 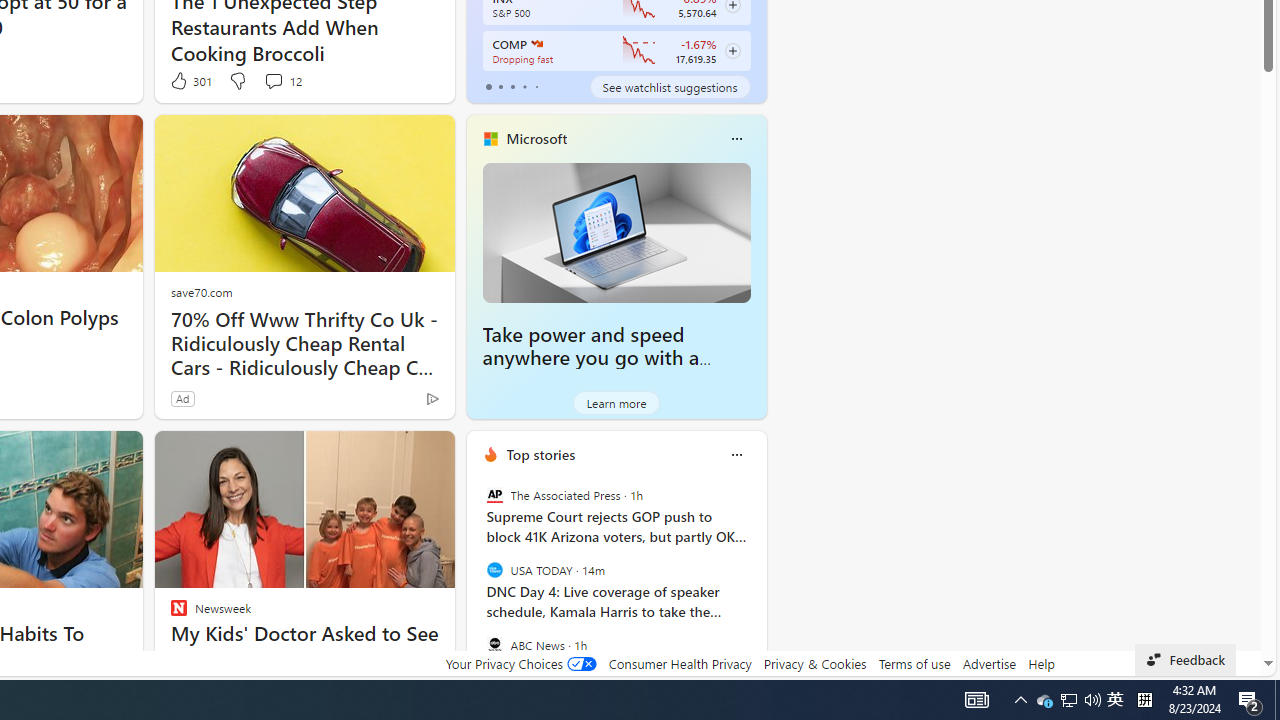 I want to click on 'tab-3', so click(x=524, y=86).